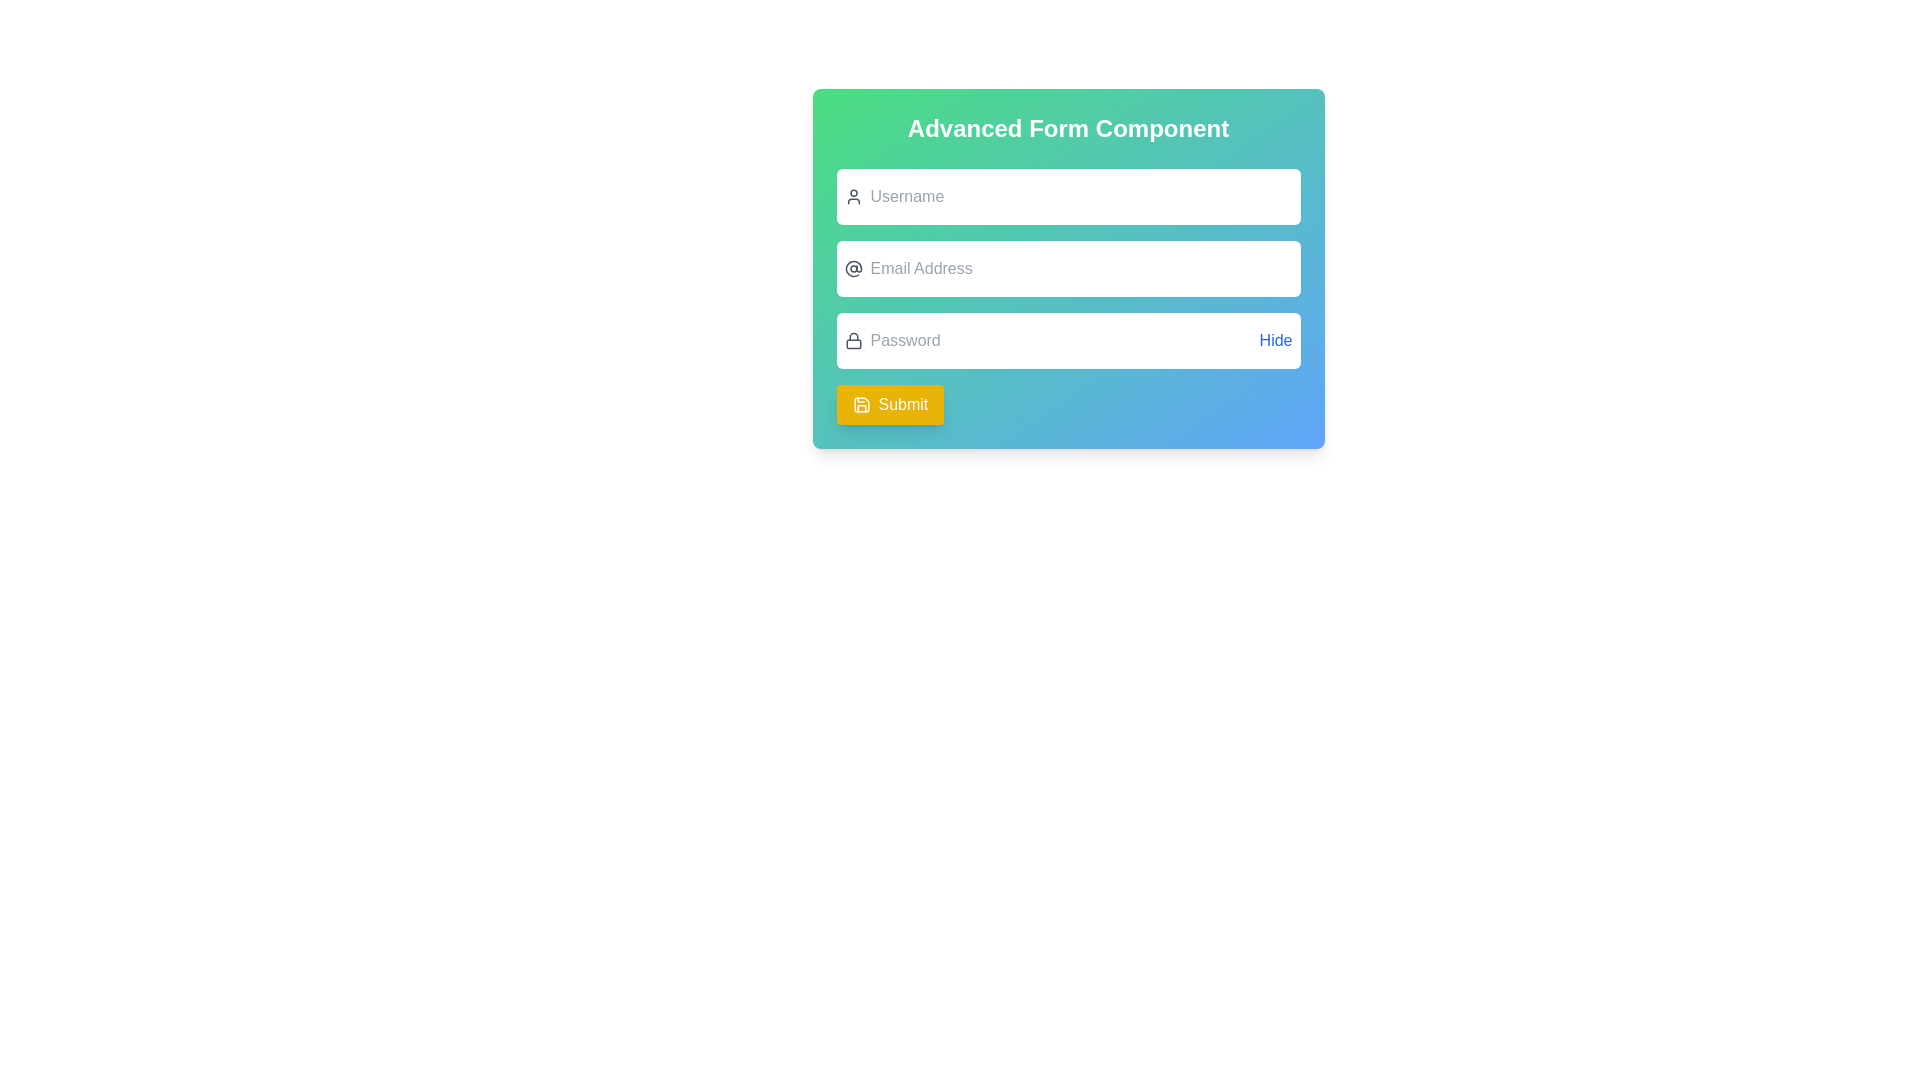 The height and width of the screenshot is (1080, 1920). I want to click on the small save icon, which is a floppy disk outline located at the center of the 'Submit' button in the bottom-left corner of the form, so click(861, 405).